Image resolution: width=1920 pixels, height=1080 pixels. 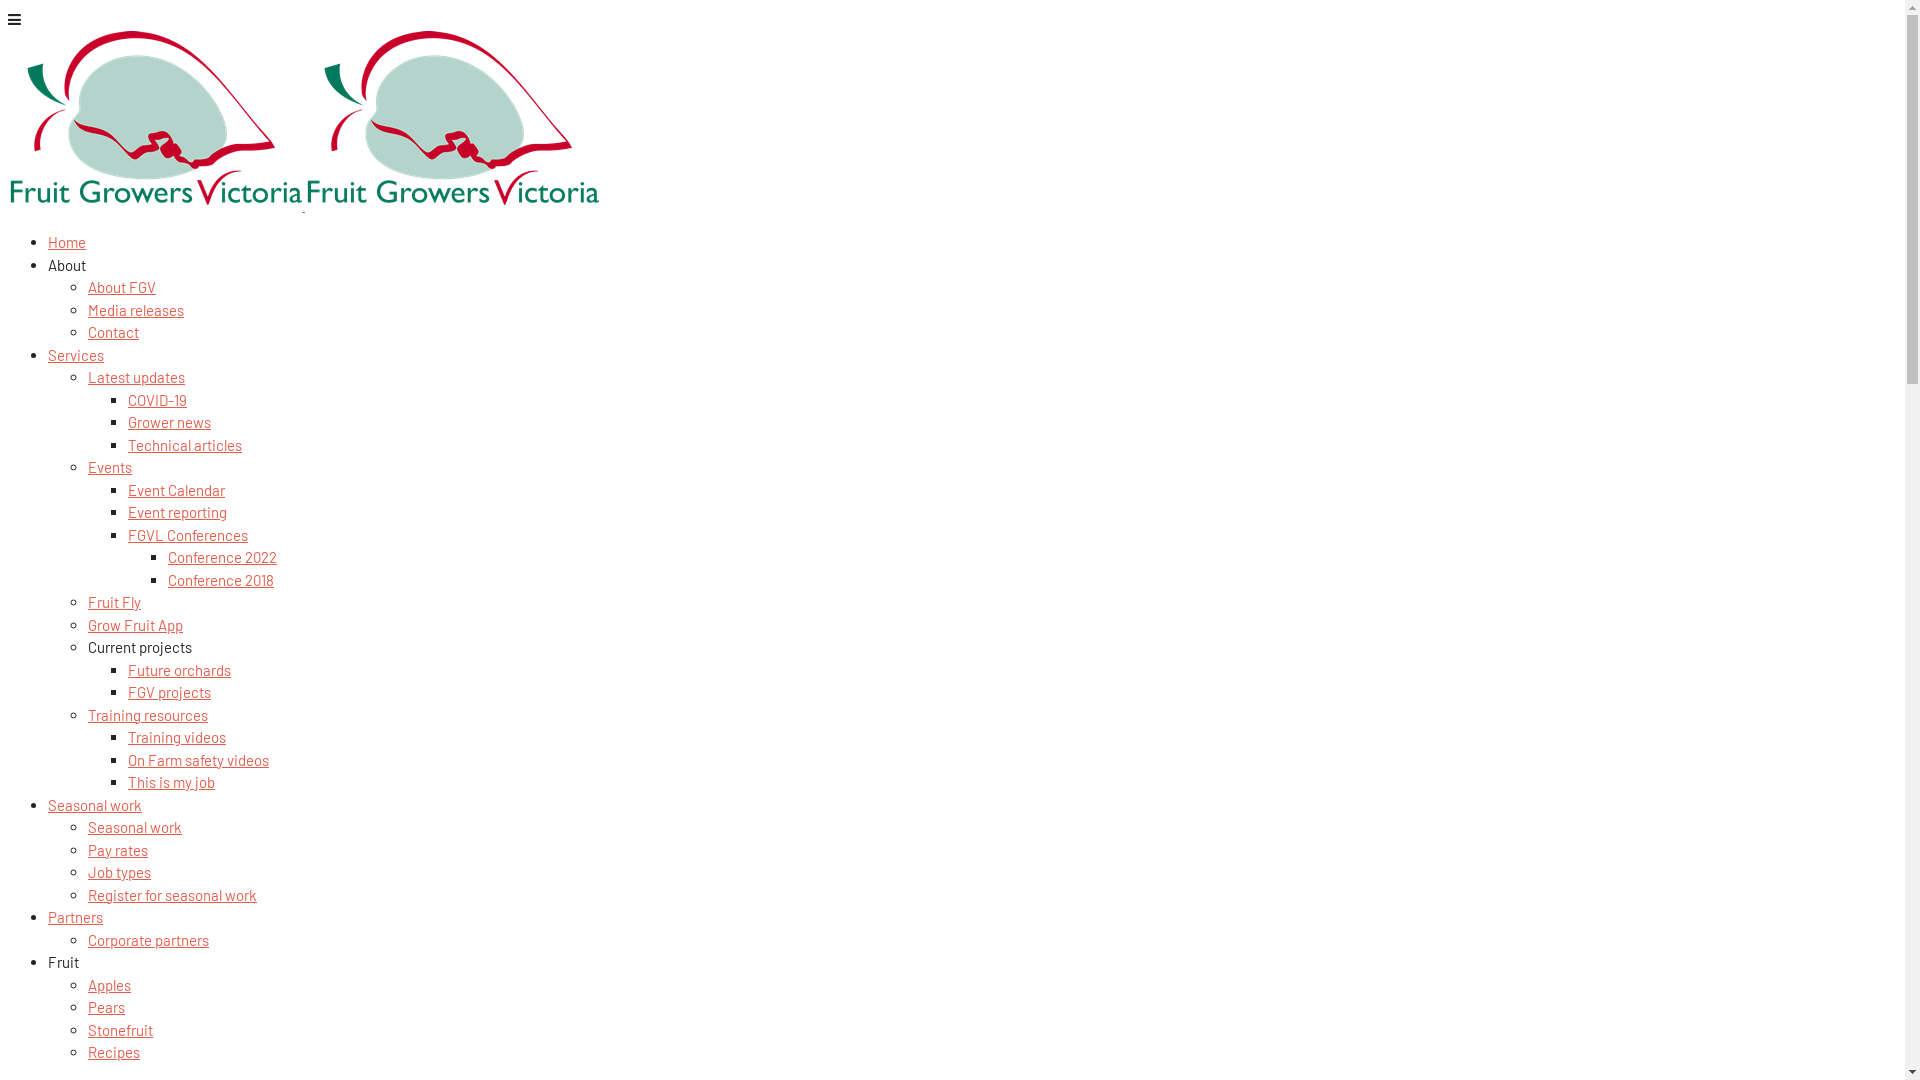 I want to click on 'Corporate partners', so click(x=147, y=938).